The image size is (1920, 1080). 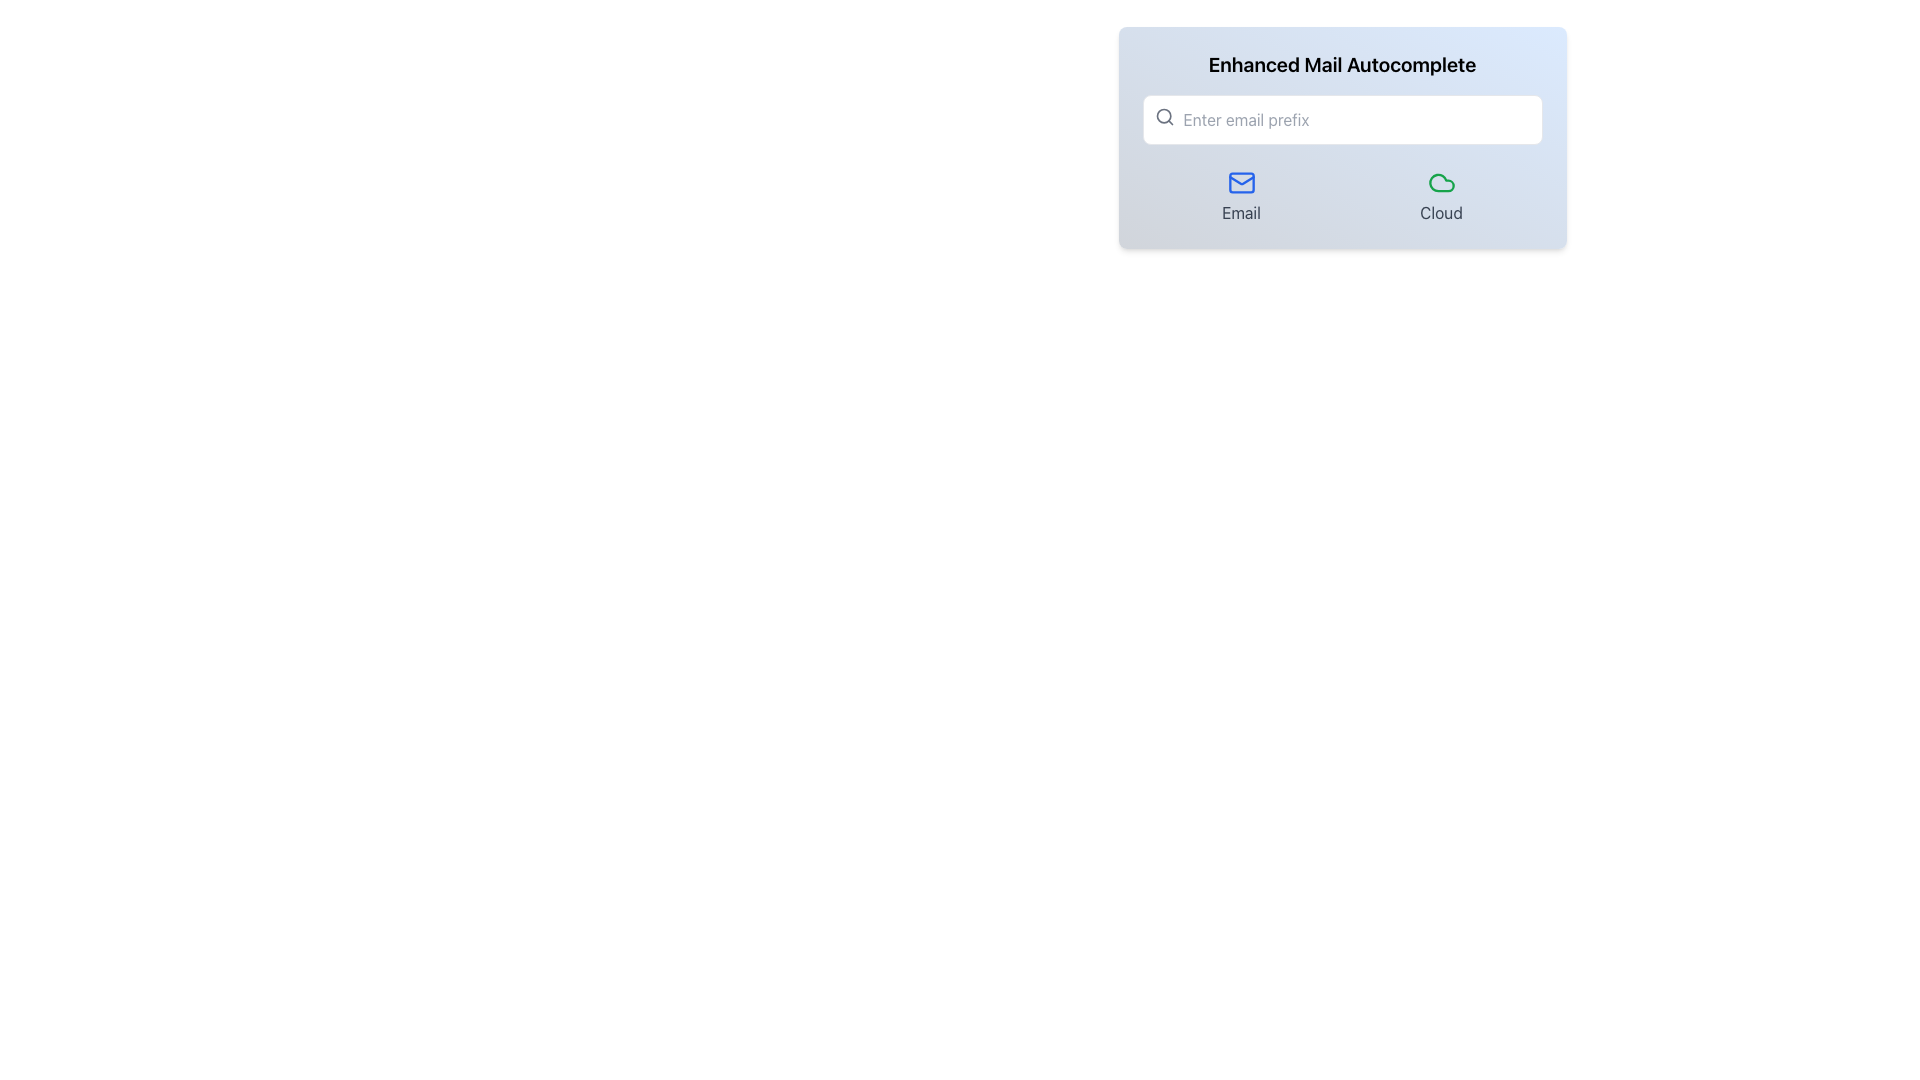 What do you see at coordinates (1240, 212) in the screenshot?
I see `the text label labeled 'Email', which is styled in gray and positioned below the envelope icon` at bounding box center [1240, 212].